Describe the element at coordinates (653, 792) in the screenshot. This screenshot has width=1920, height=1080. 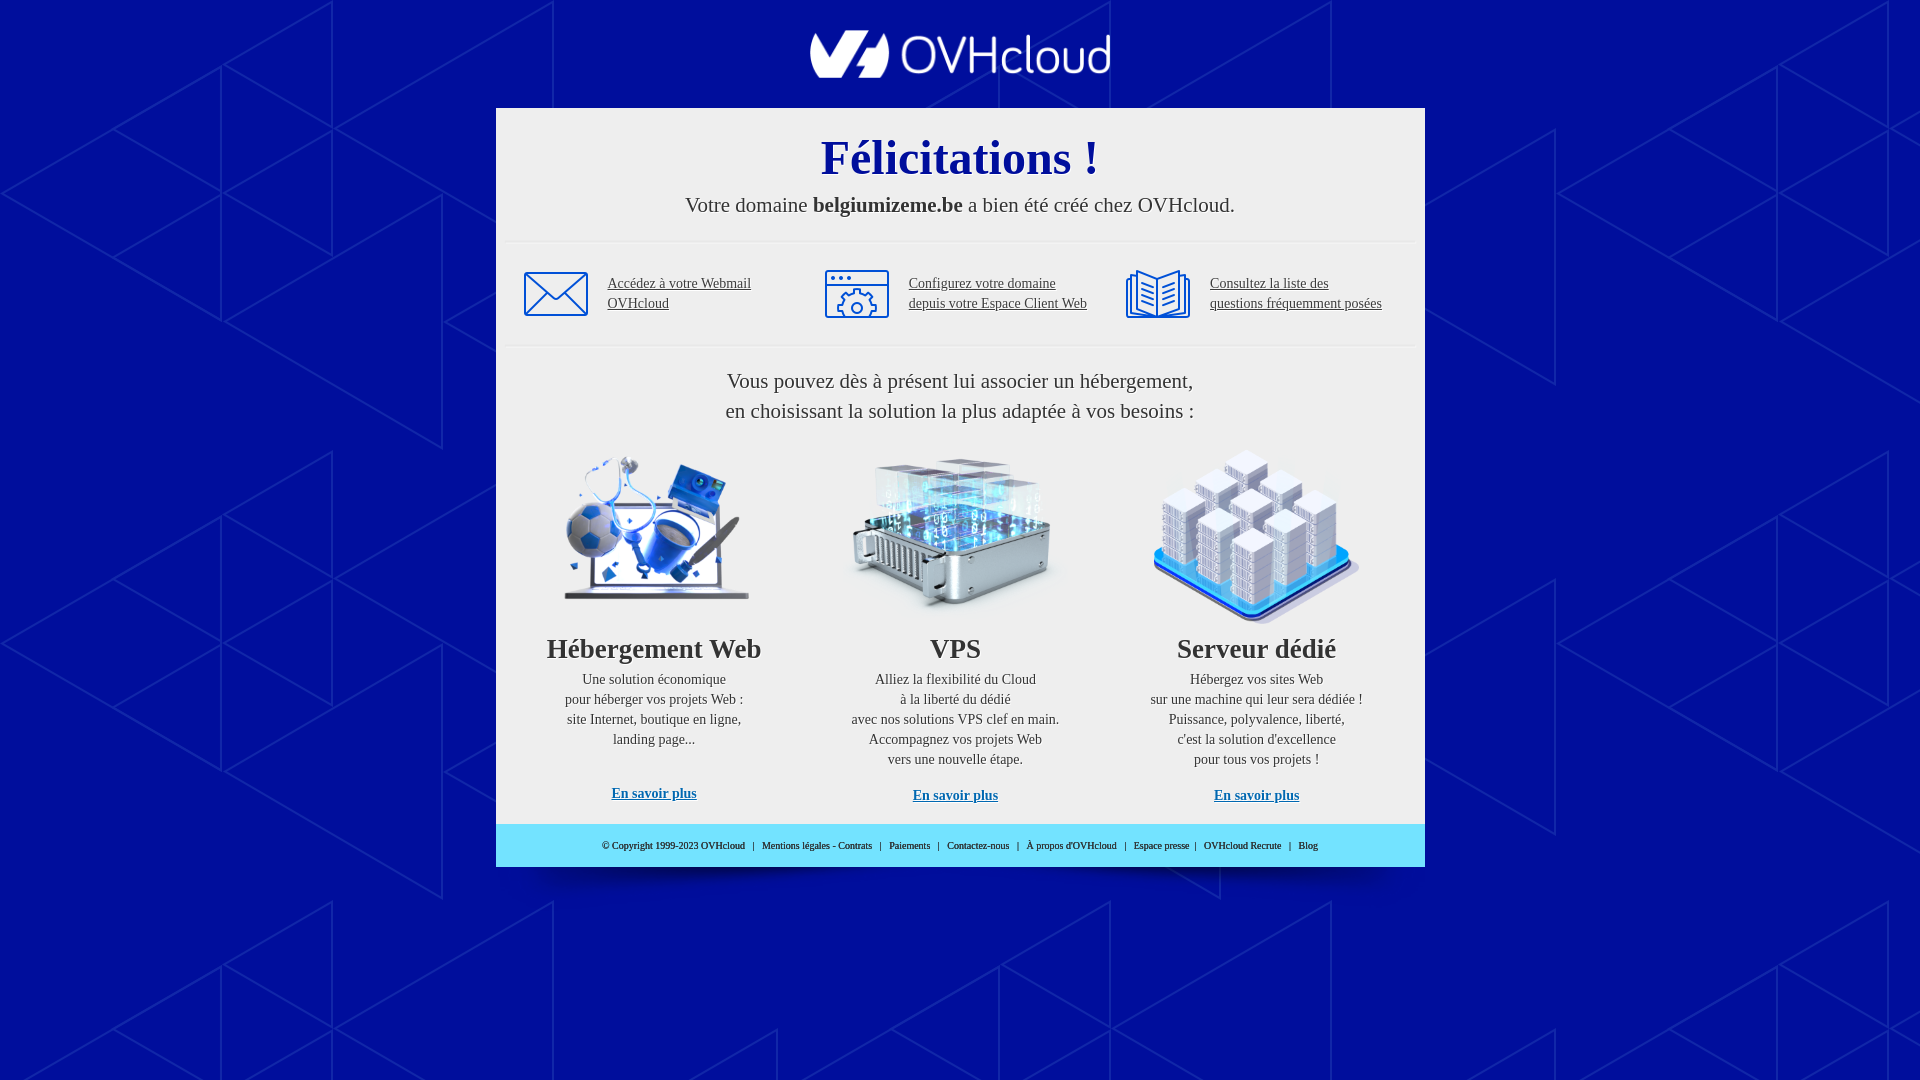
I see `'En savoir plus'` at that location.